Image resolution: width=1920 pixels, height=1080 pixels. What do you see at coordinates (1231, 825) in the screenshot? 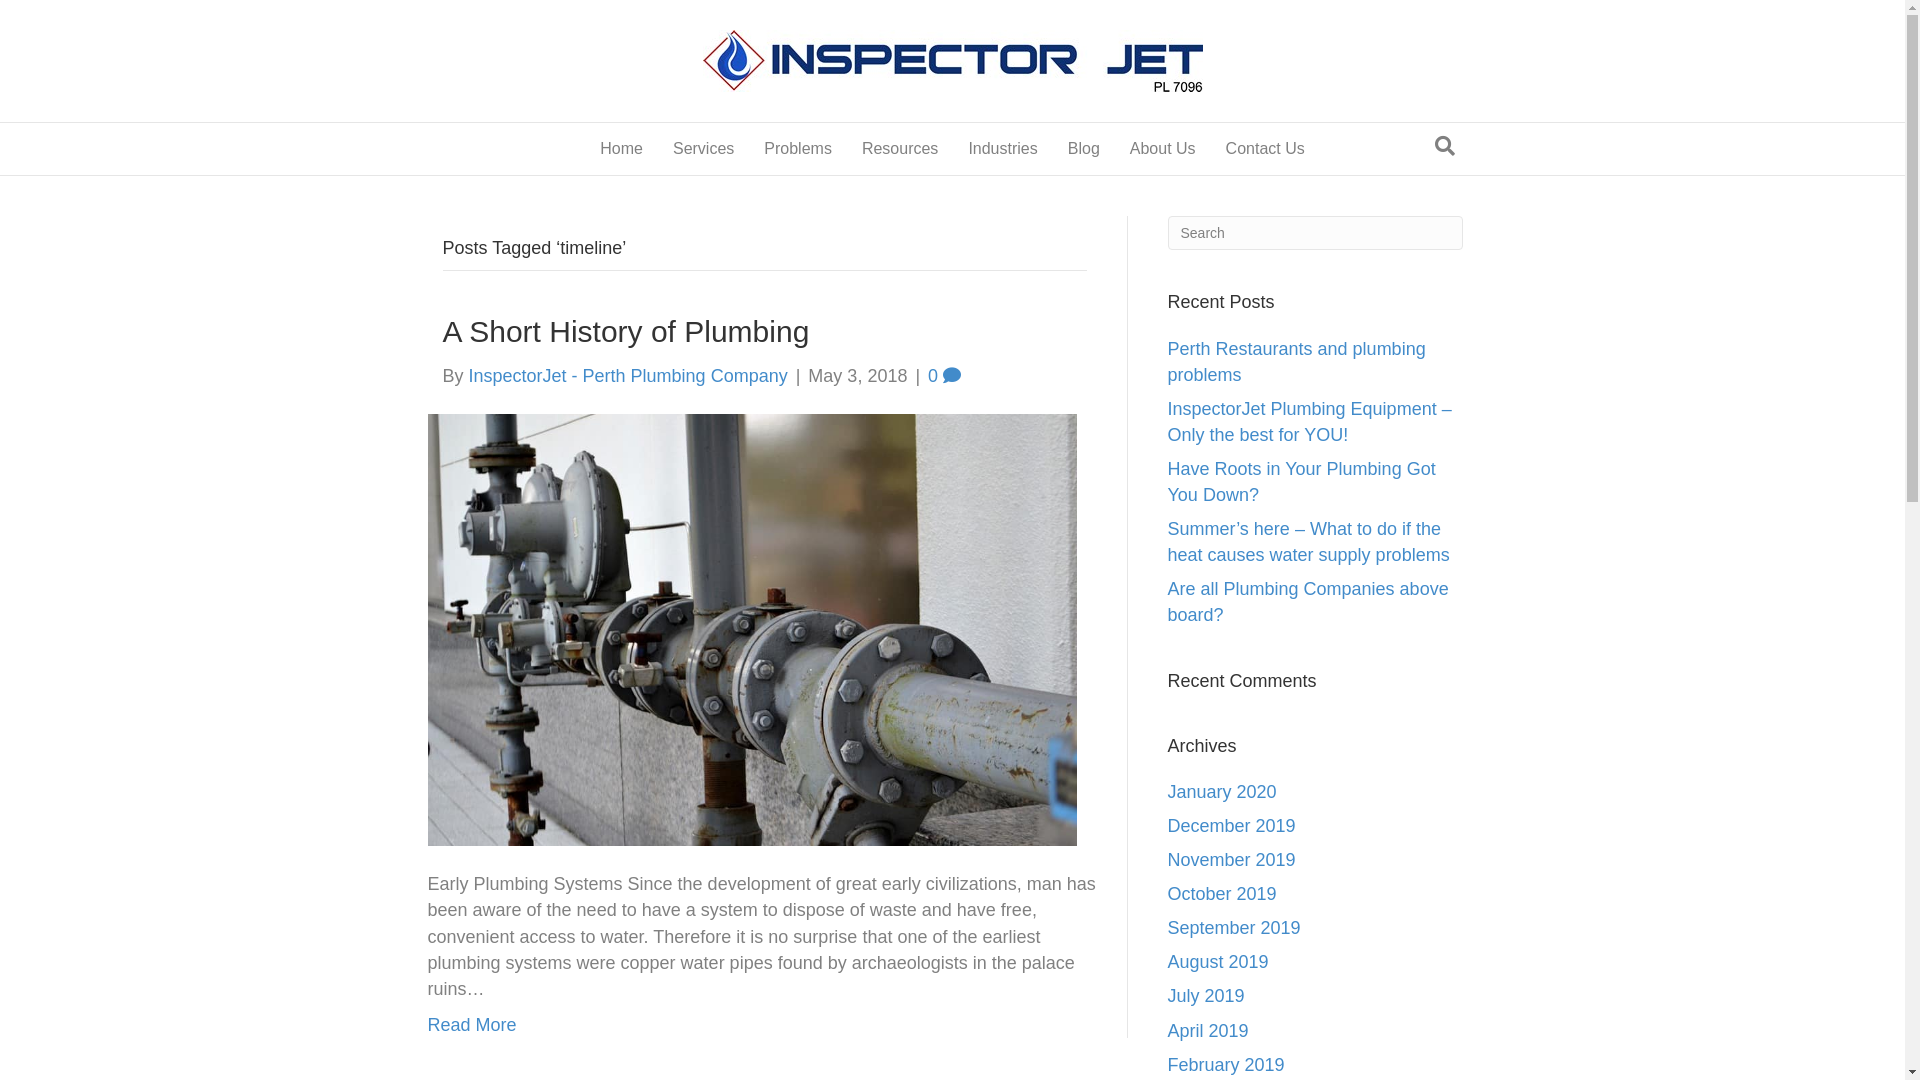
I see `'December 2019'` at bounding box center [1231, 825].